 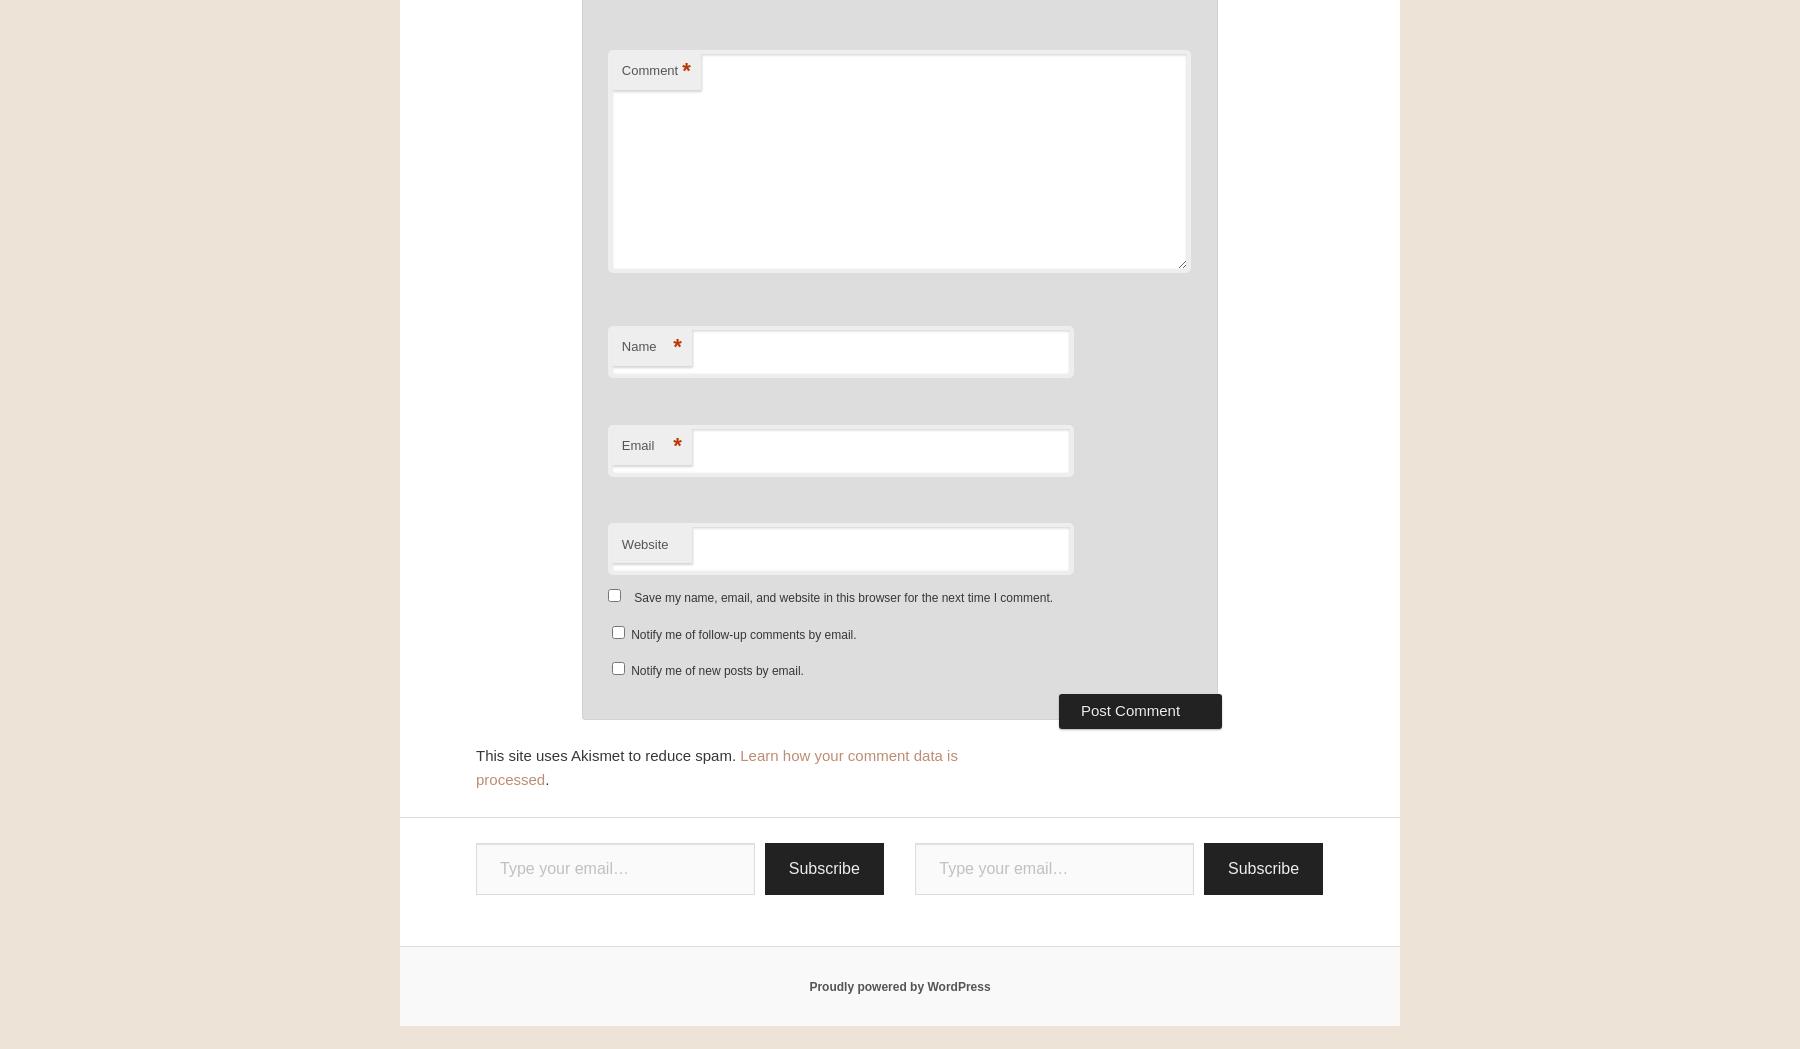 What do you see at coordinates (638, 345) in the screenshot?
I see `'Name'` at bounding box center [638, 345].